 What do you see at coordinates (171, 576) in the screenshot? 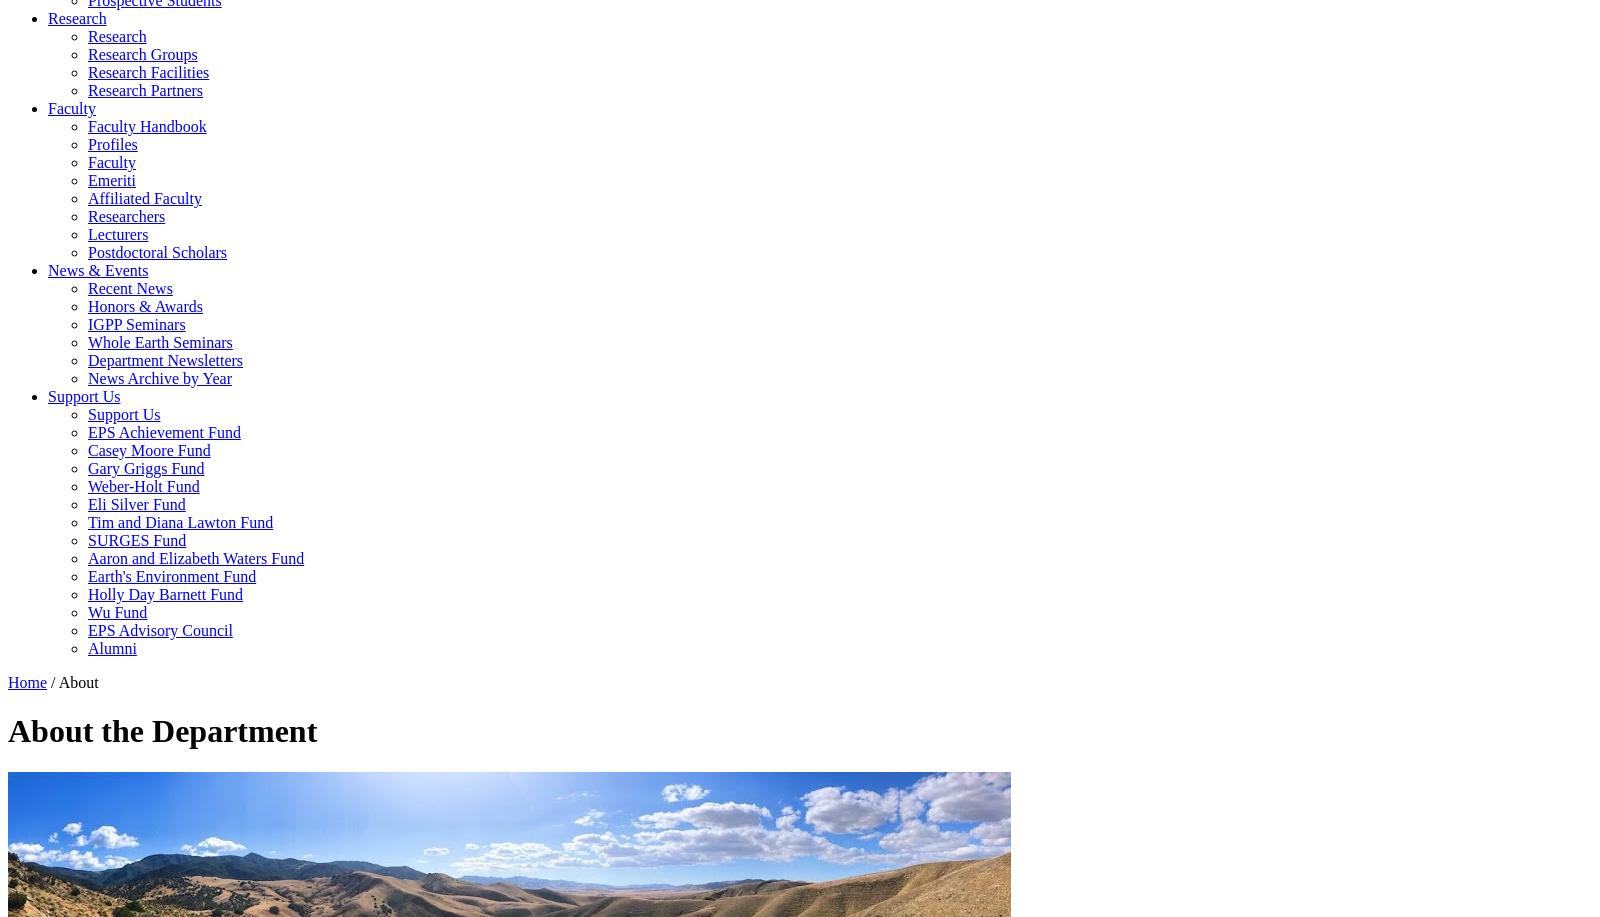
I see `'Earth's Environment Fund'` at bounding box center [171, 576].